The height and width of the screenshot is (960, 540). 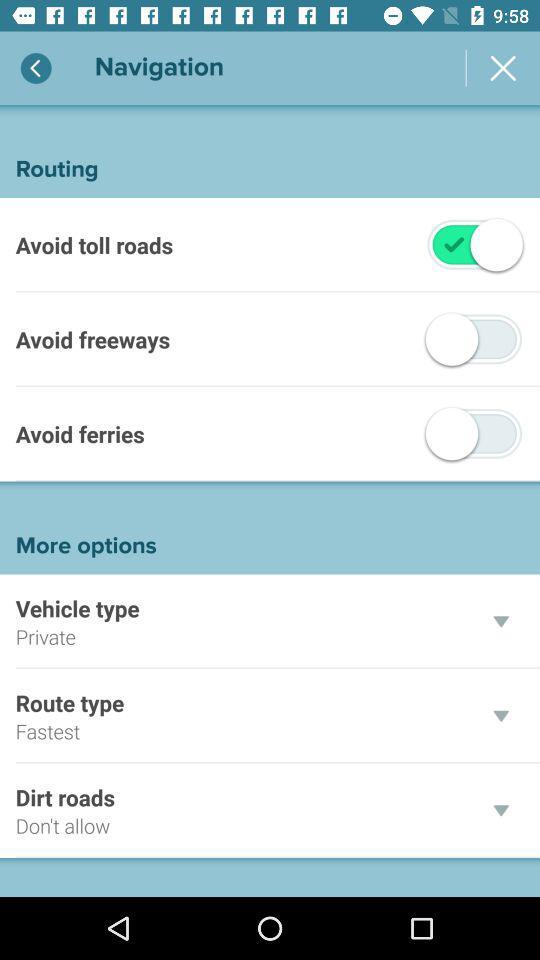 What do you see at coordinates (473, 243) in the screenshot?
I see `the first toggle button` at bounding box center [473, 243].